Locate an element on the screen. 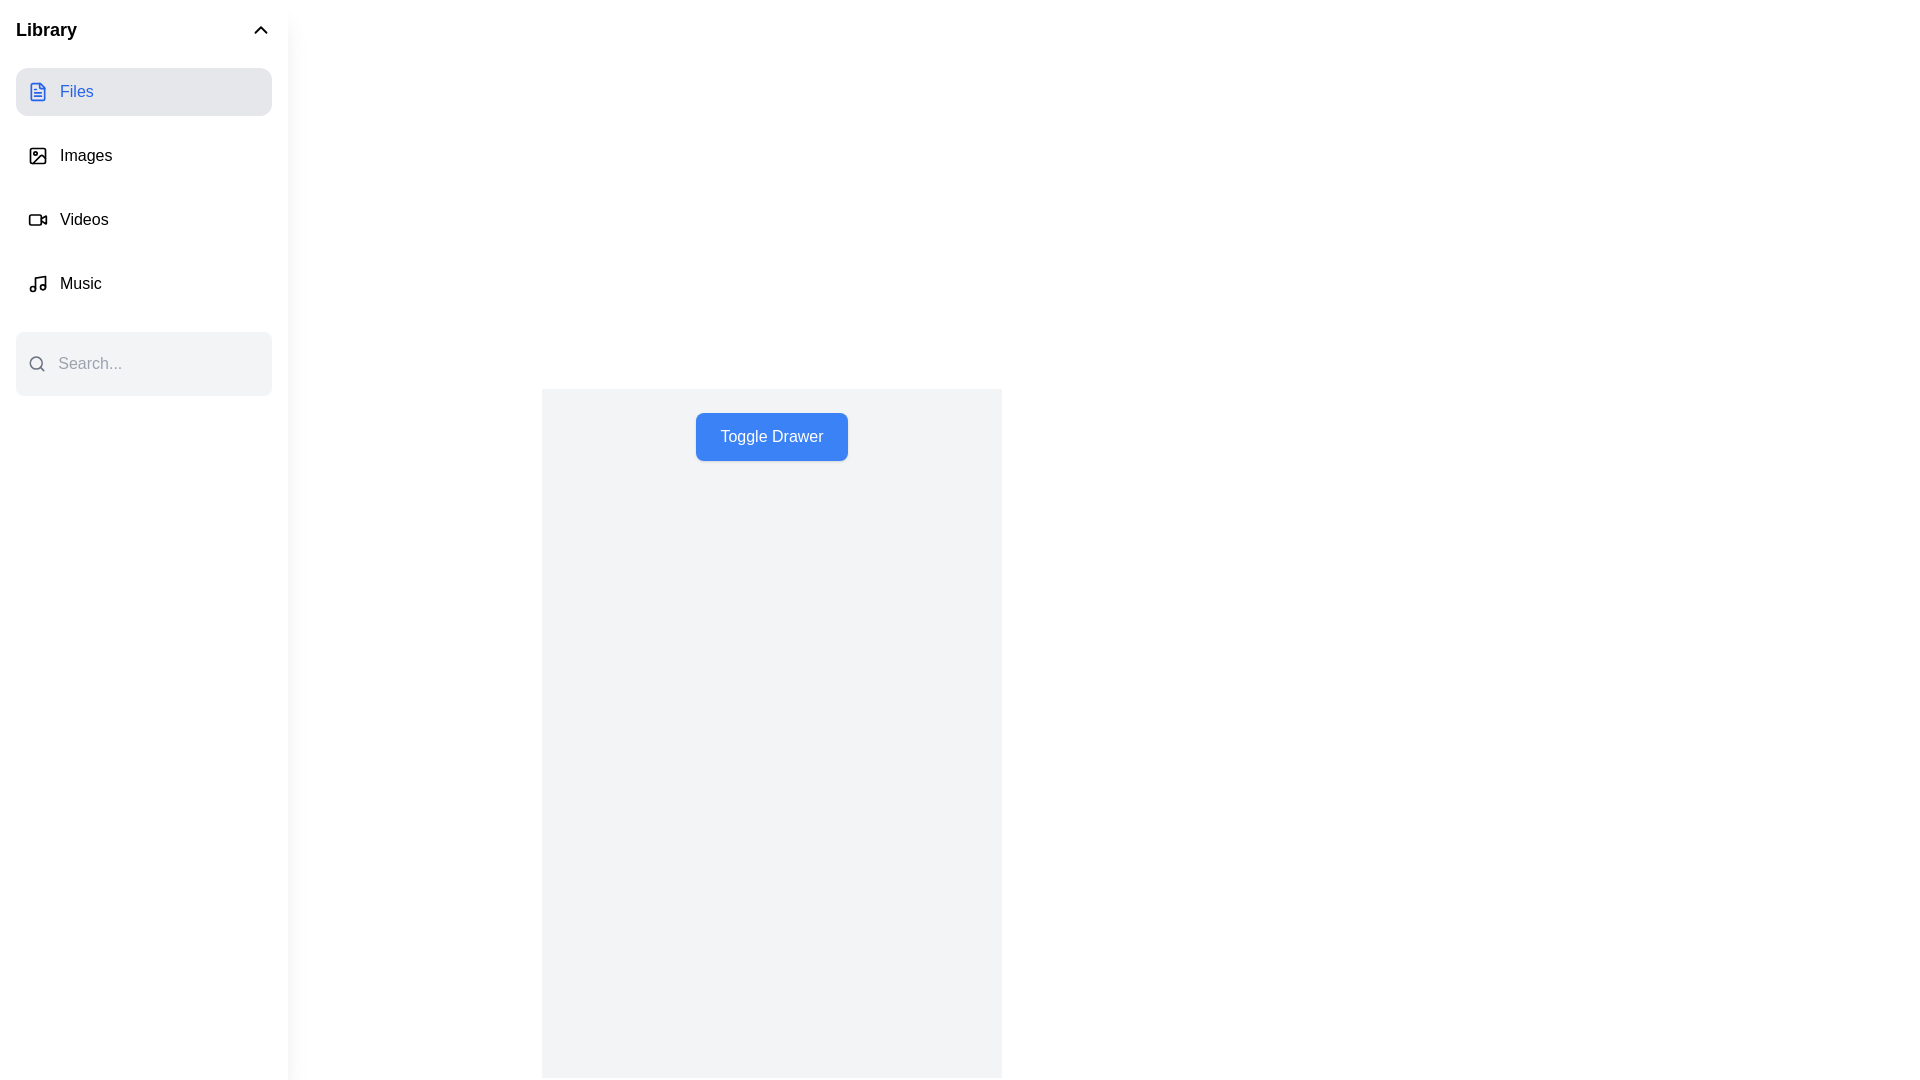 The width and height of the screenshot is (1920, 1080). the musical note icon in the 'Music' menu item, positioned next to the 'Music' label is located at coordinates (38, 284).